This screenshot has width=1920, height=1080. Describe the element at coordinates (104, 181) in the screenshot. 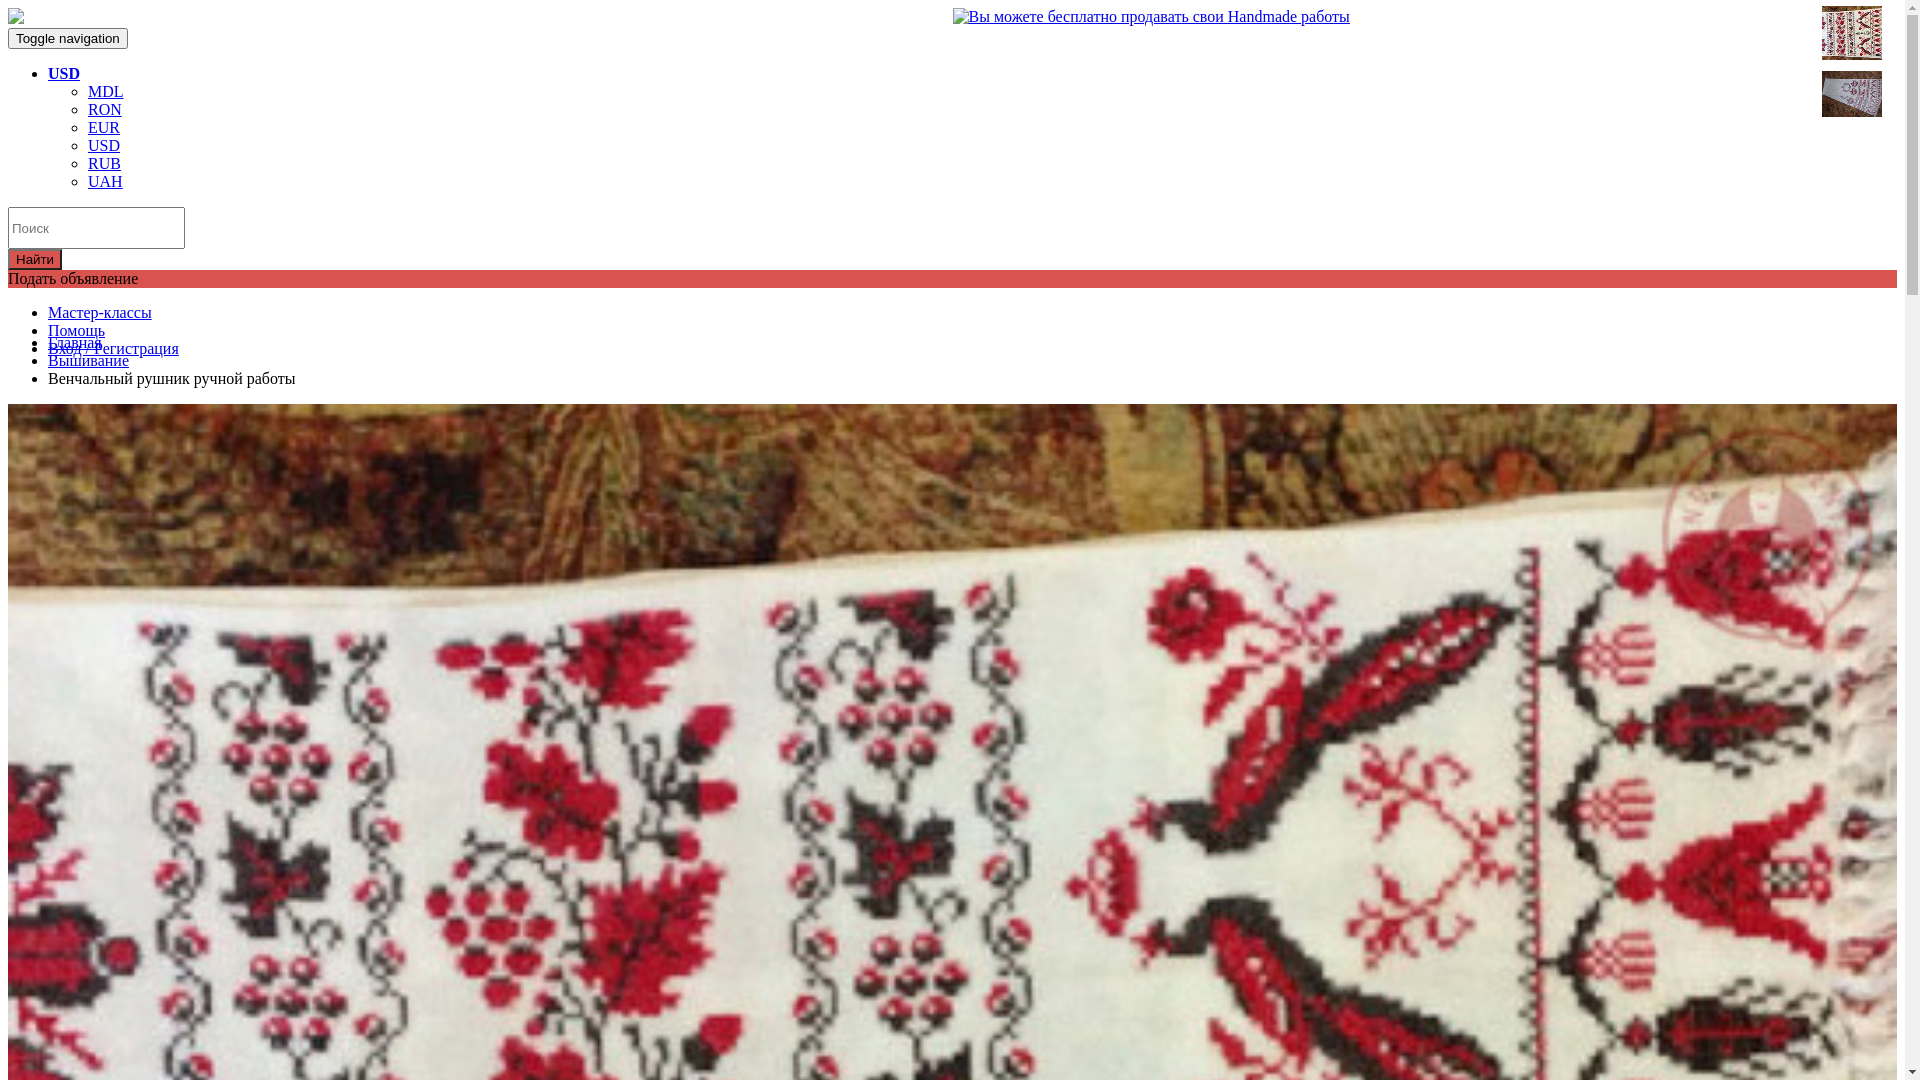

I see `'UAH'` at that location.